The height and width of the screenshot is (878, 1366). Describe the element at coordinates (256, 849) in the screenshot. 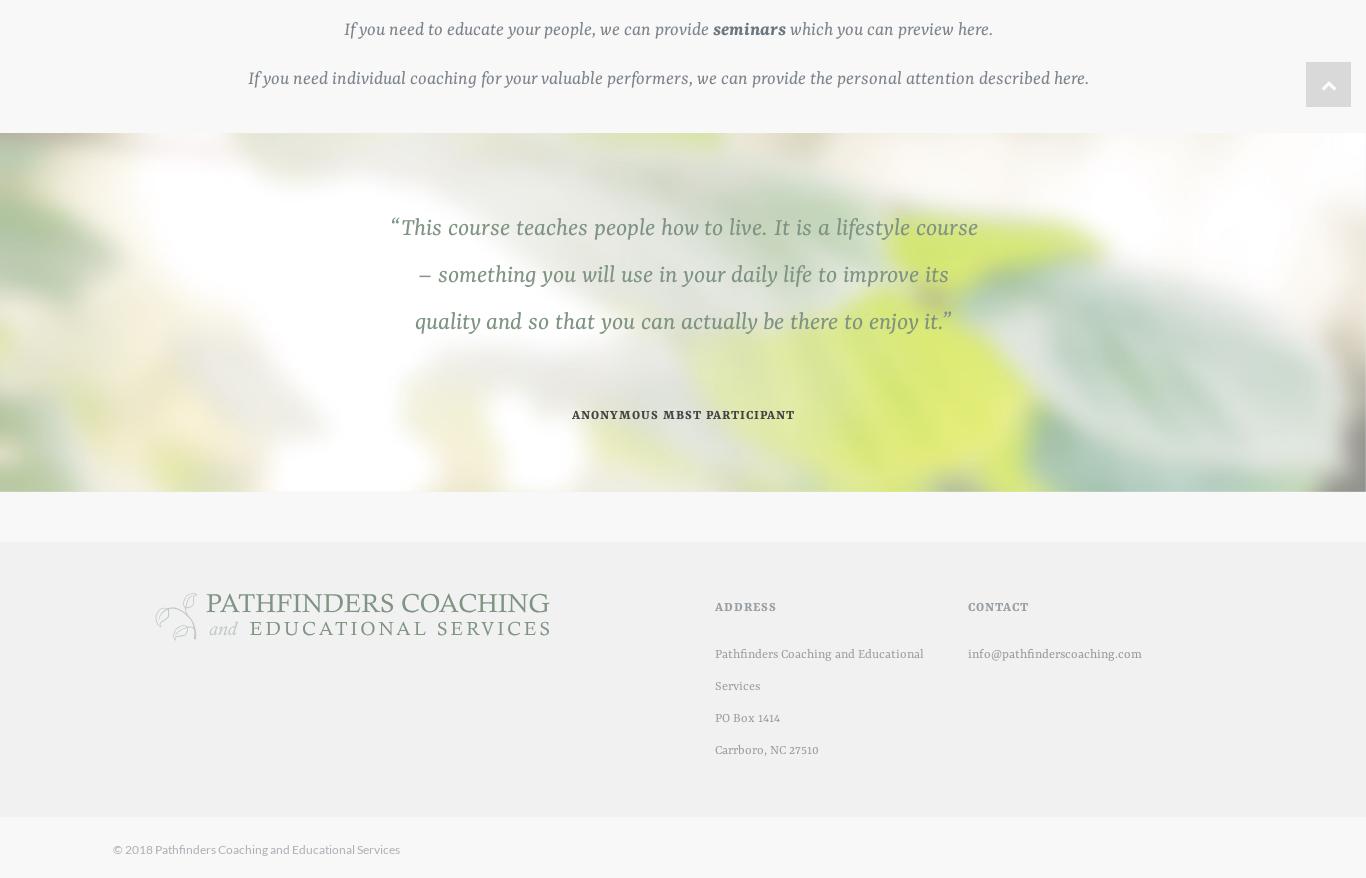

I see `'© 2018 Pathfinders Coaching and Educational Services'` at that location.